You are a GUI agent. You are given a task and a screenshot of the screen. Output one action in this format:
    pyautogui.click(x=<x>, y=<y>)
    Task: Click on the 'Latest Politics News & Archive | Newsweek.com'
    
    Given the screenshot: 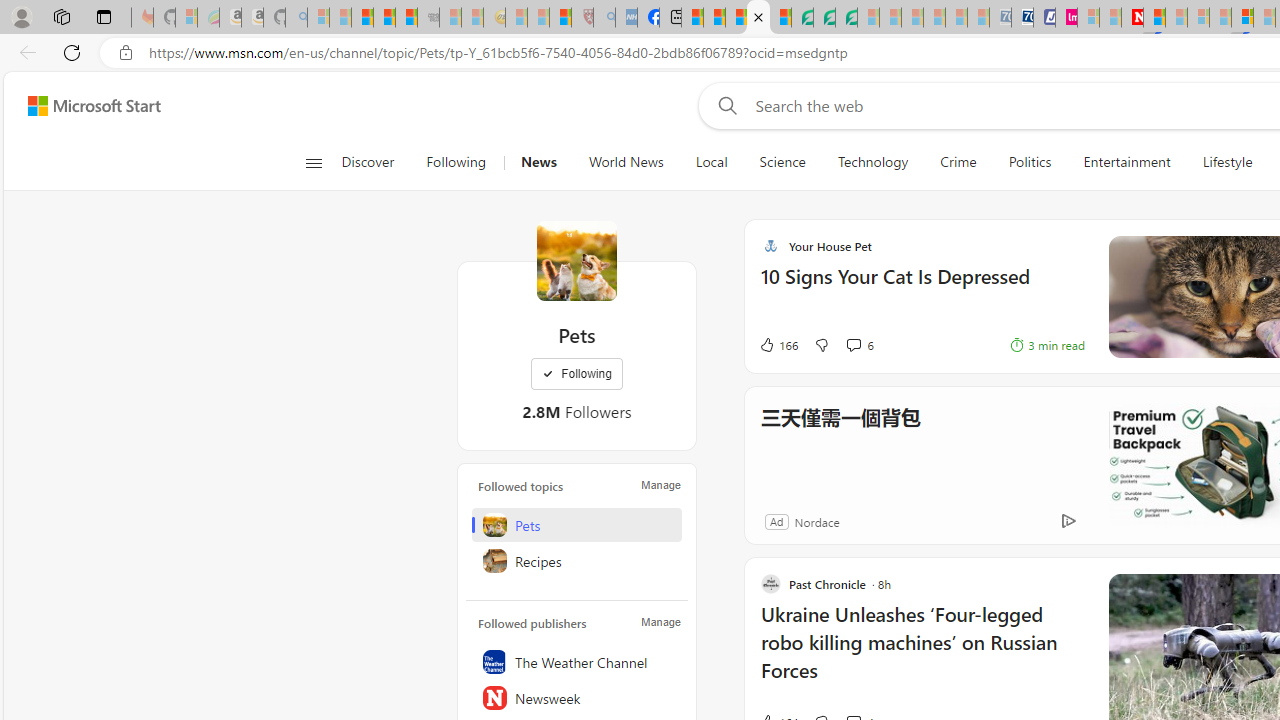 What is the action you would take?
    pyautogui.click(x=1132, y=17)
    